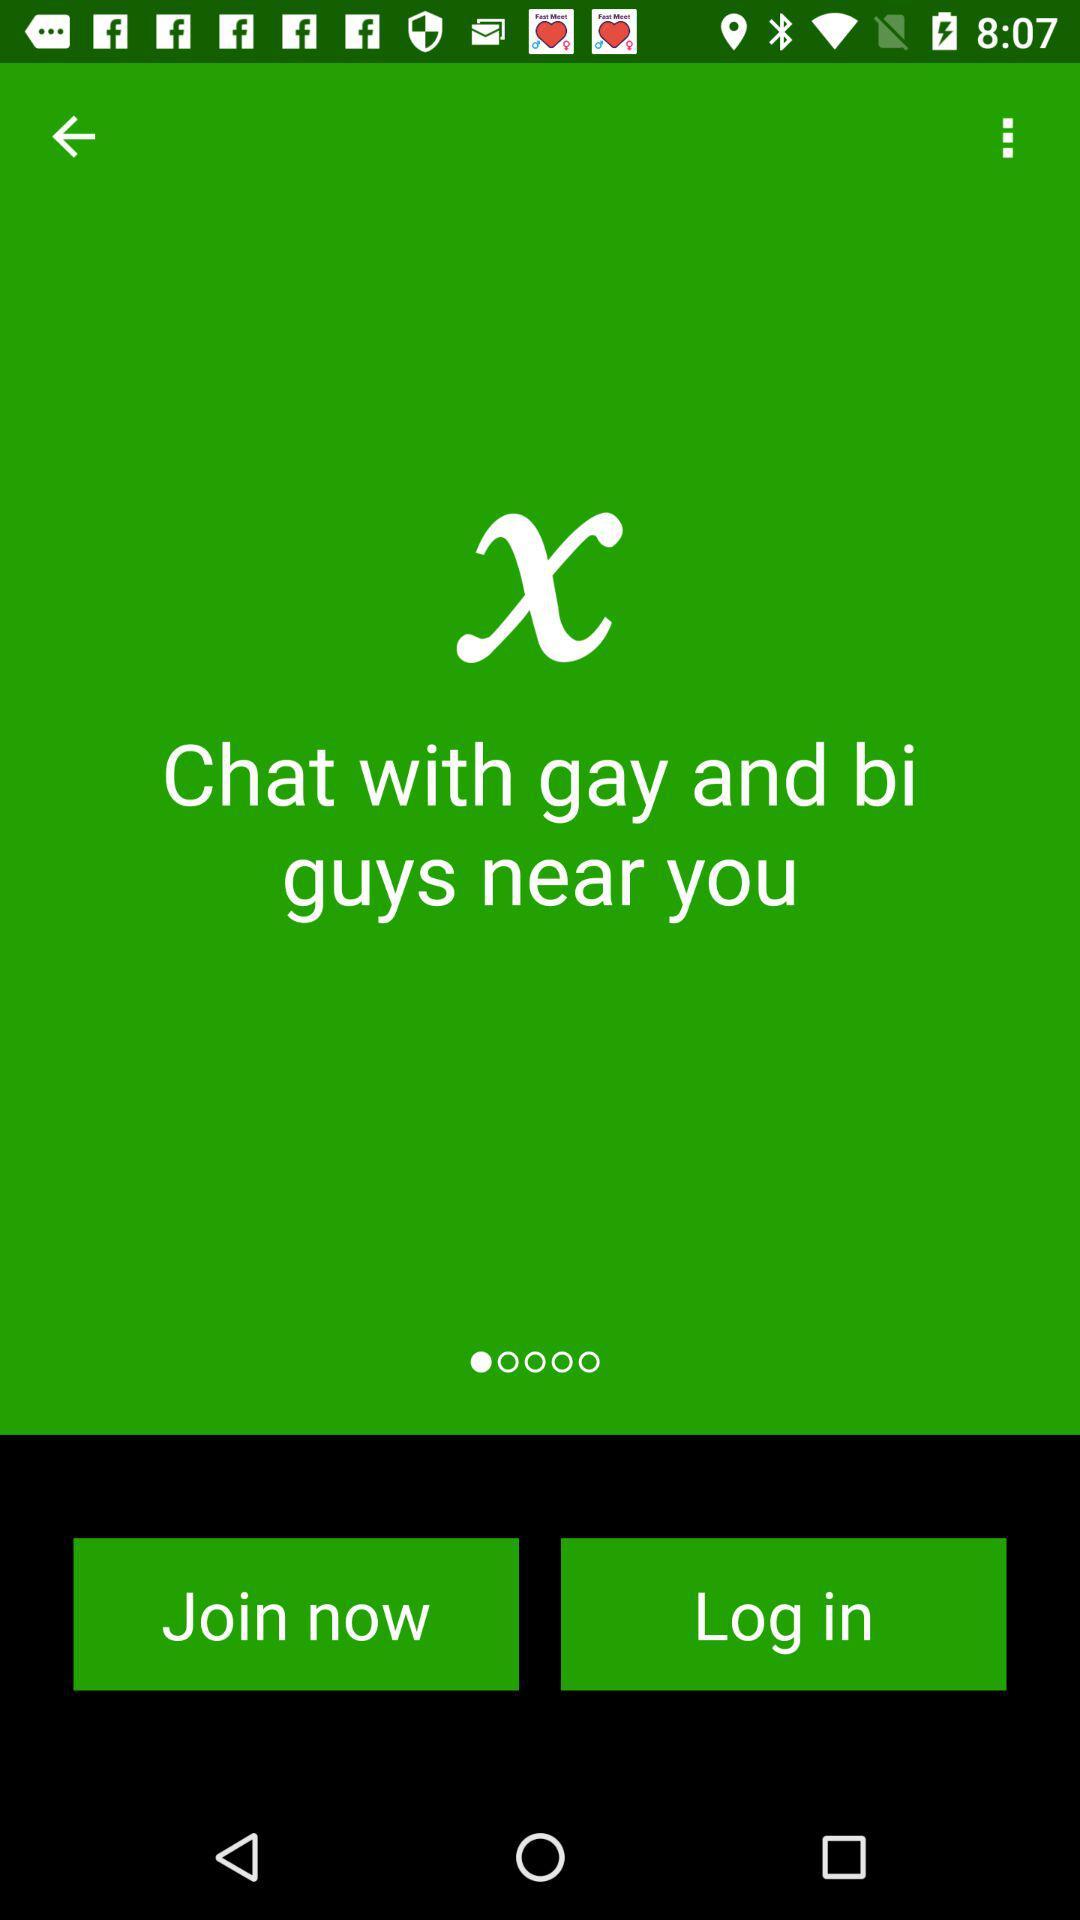 Image resolution: width=1080 pixels, height=1920 pixels. I want to click on go back, so click(72, 135).